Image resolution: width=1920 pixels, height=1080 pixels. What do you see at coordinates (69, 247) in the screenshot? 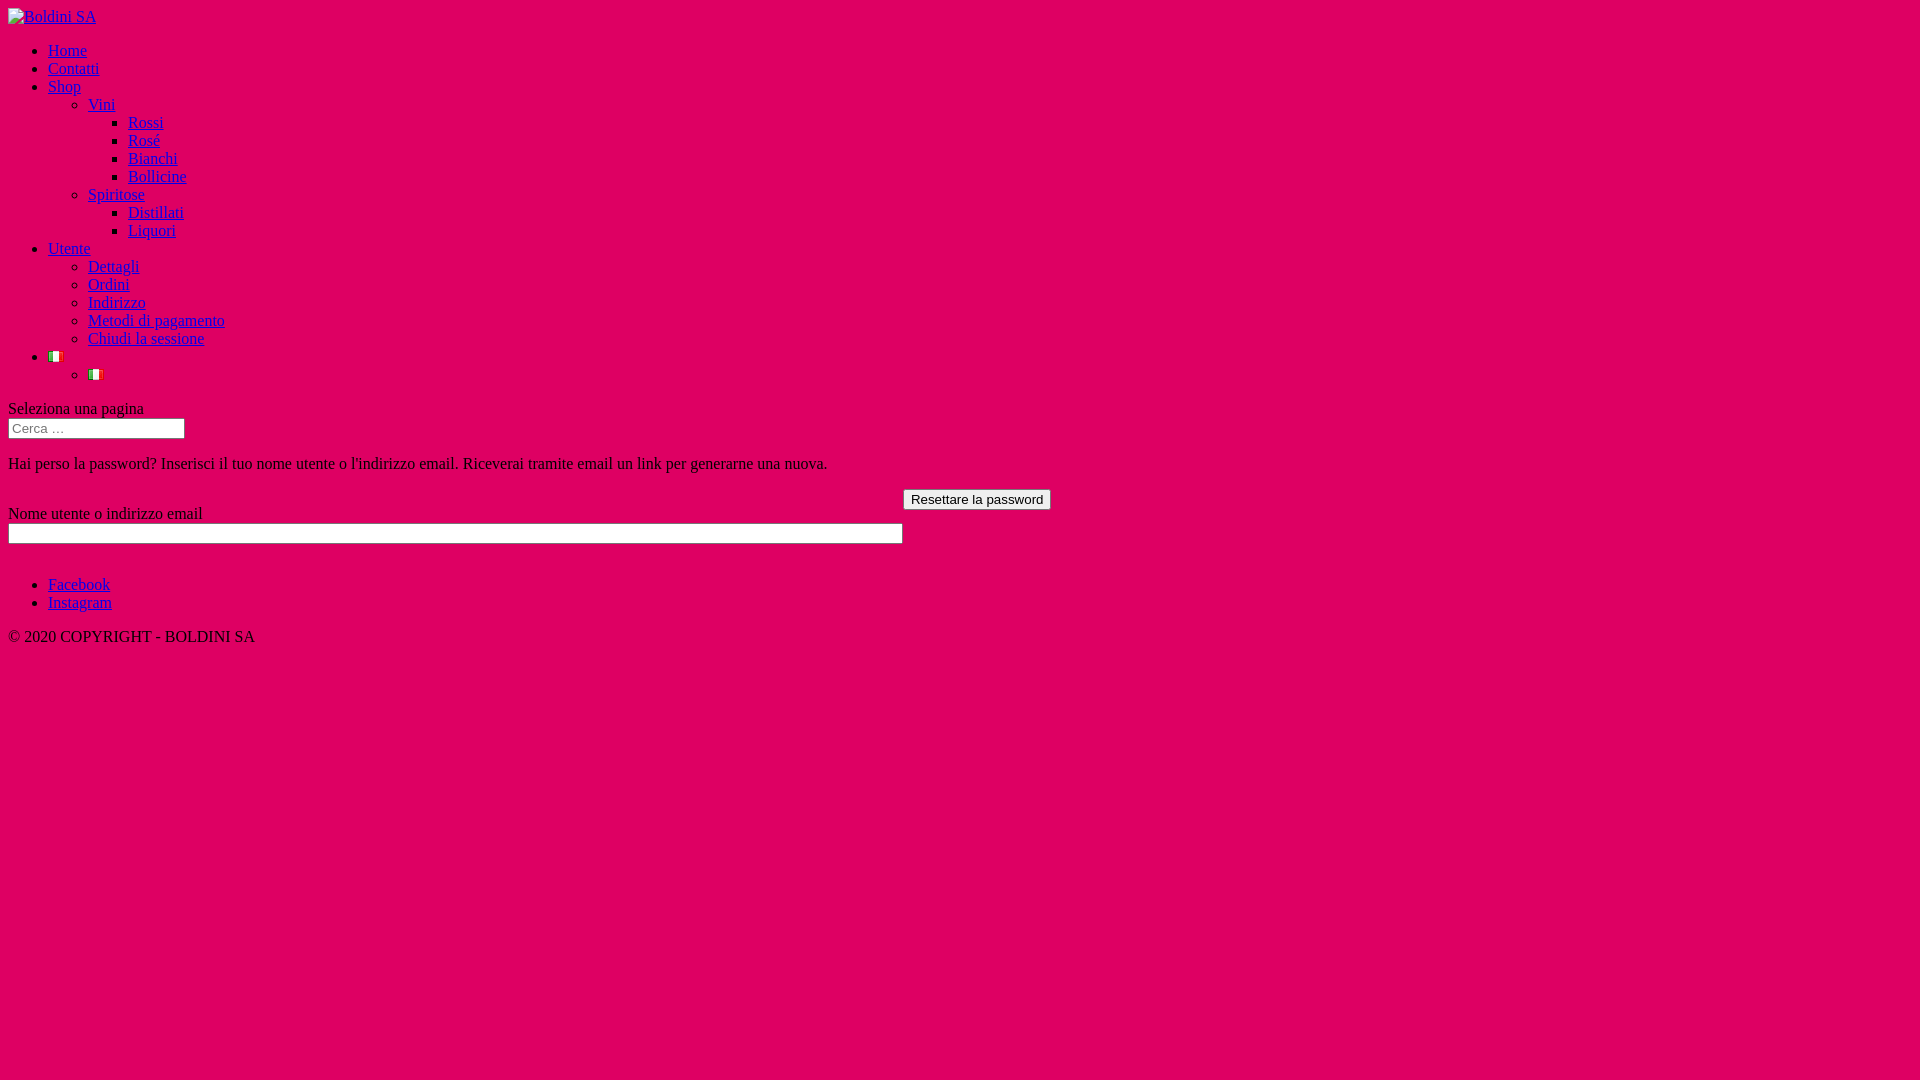
I see `'Utente'` at bounding box center [69, 247].